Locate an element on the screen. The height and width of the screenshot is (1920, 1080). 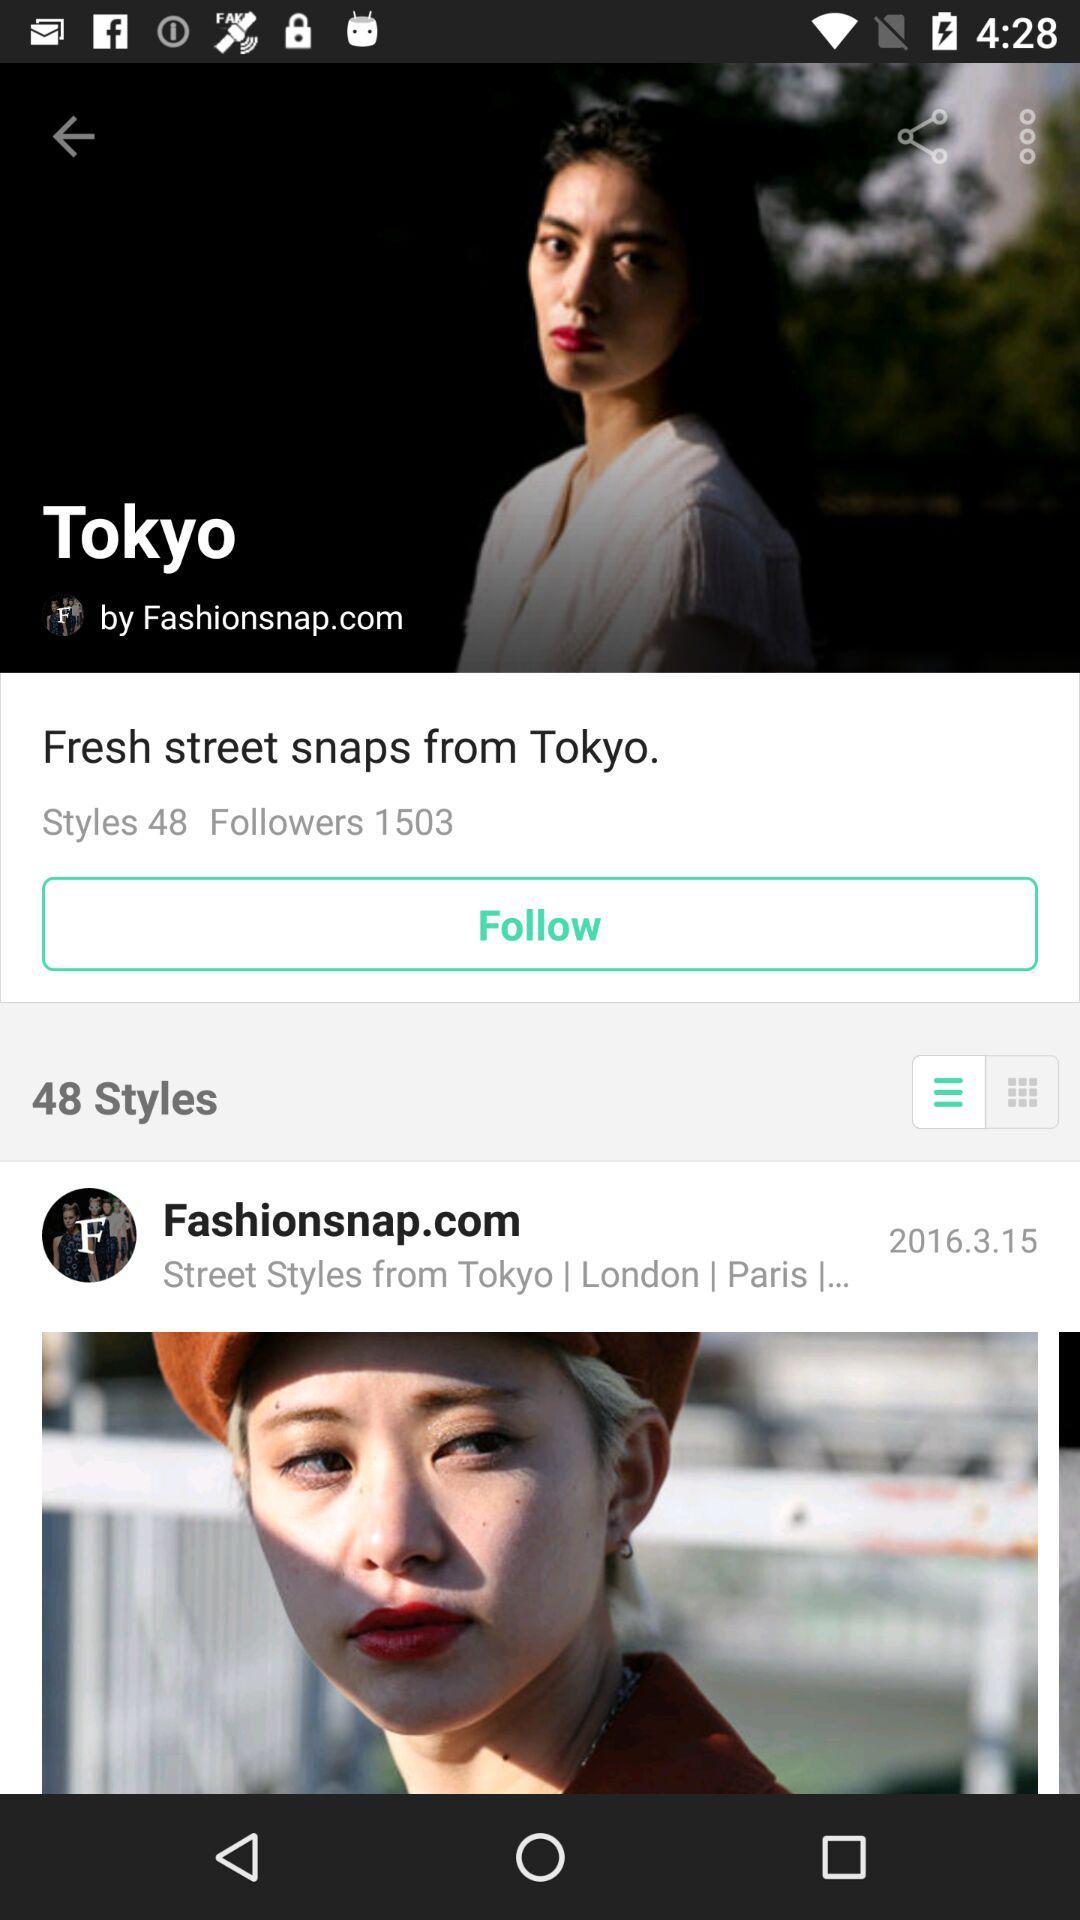
change view to grid is located at coordinates (1022, 1090).